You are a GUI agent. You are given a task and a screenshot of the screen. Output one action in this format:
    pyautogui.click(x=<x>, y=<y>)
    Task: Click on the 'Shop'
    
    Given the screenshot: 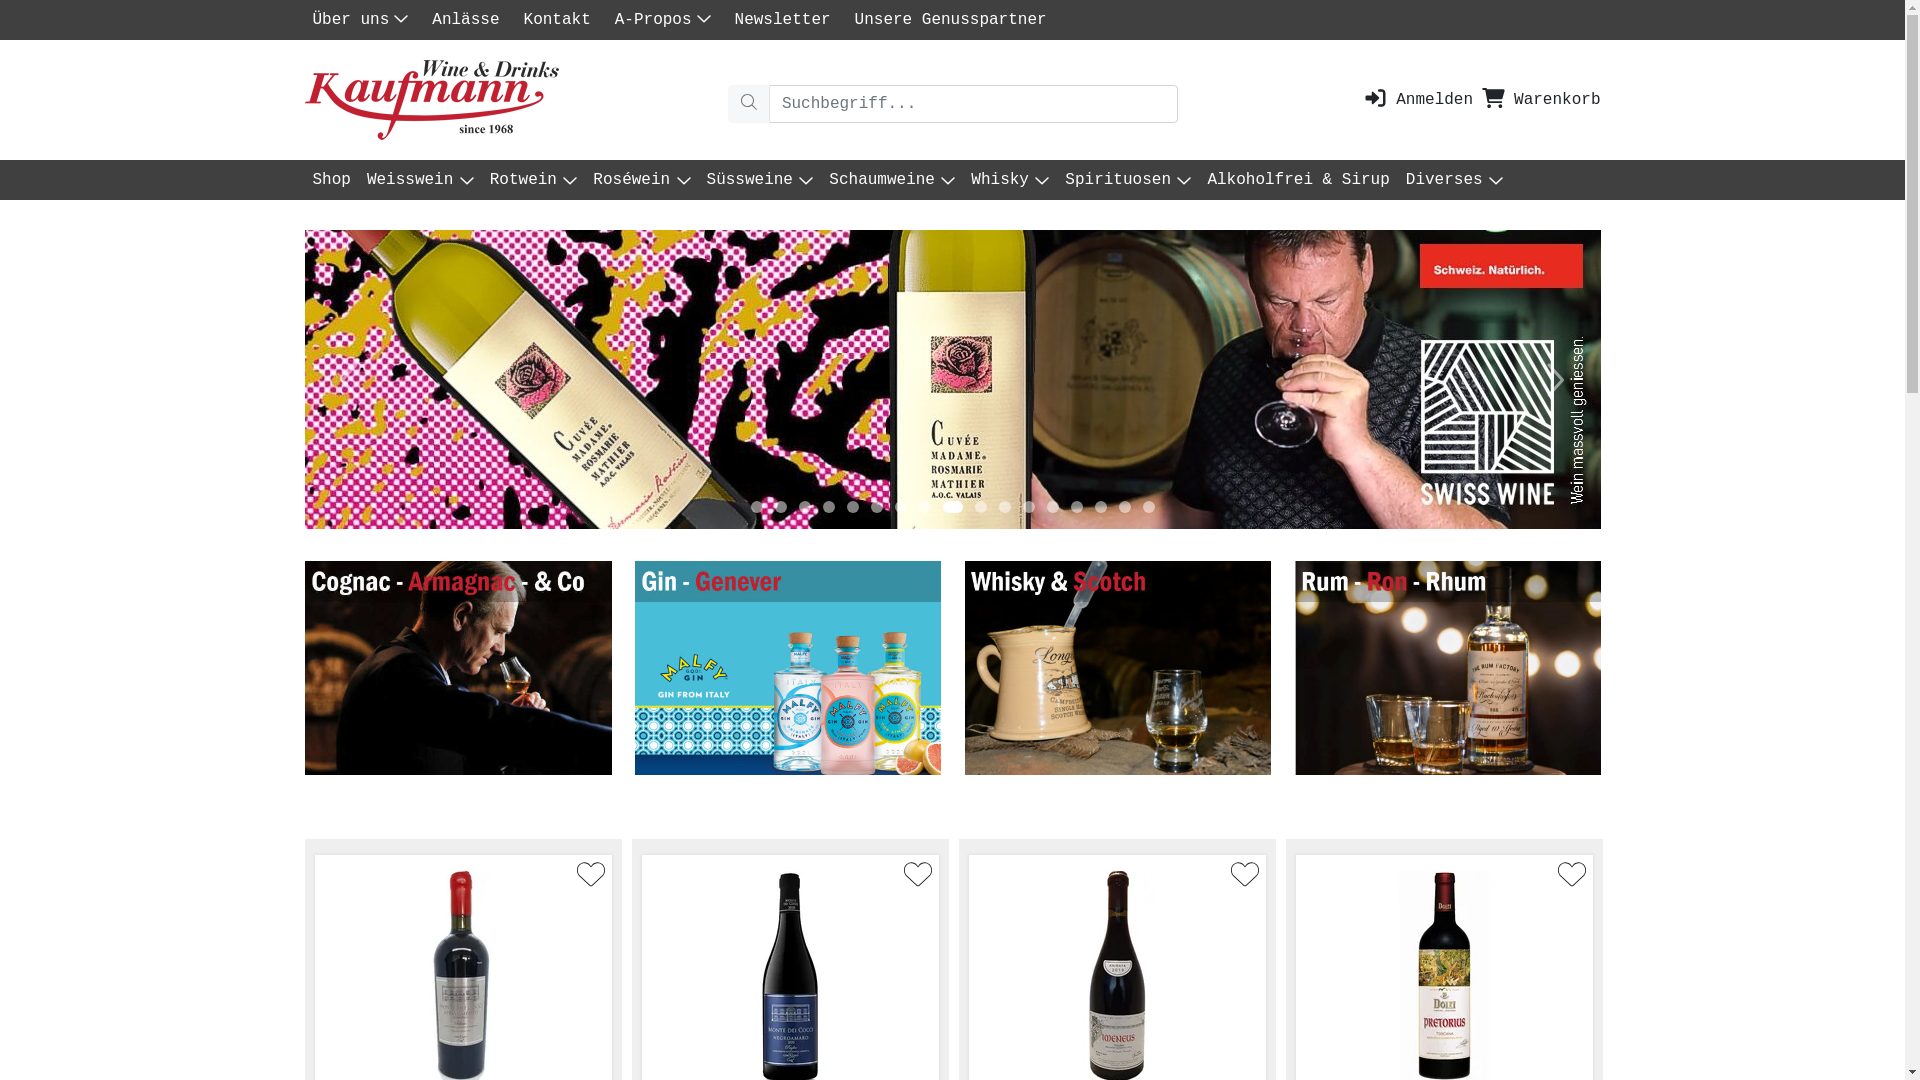 What is the action you would take?
    pyautogui.click(x=302, y=180)
    